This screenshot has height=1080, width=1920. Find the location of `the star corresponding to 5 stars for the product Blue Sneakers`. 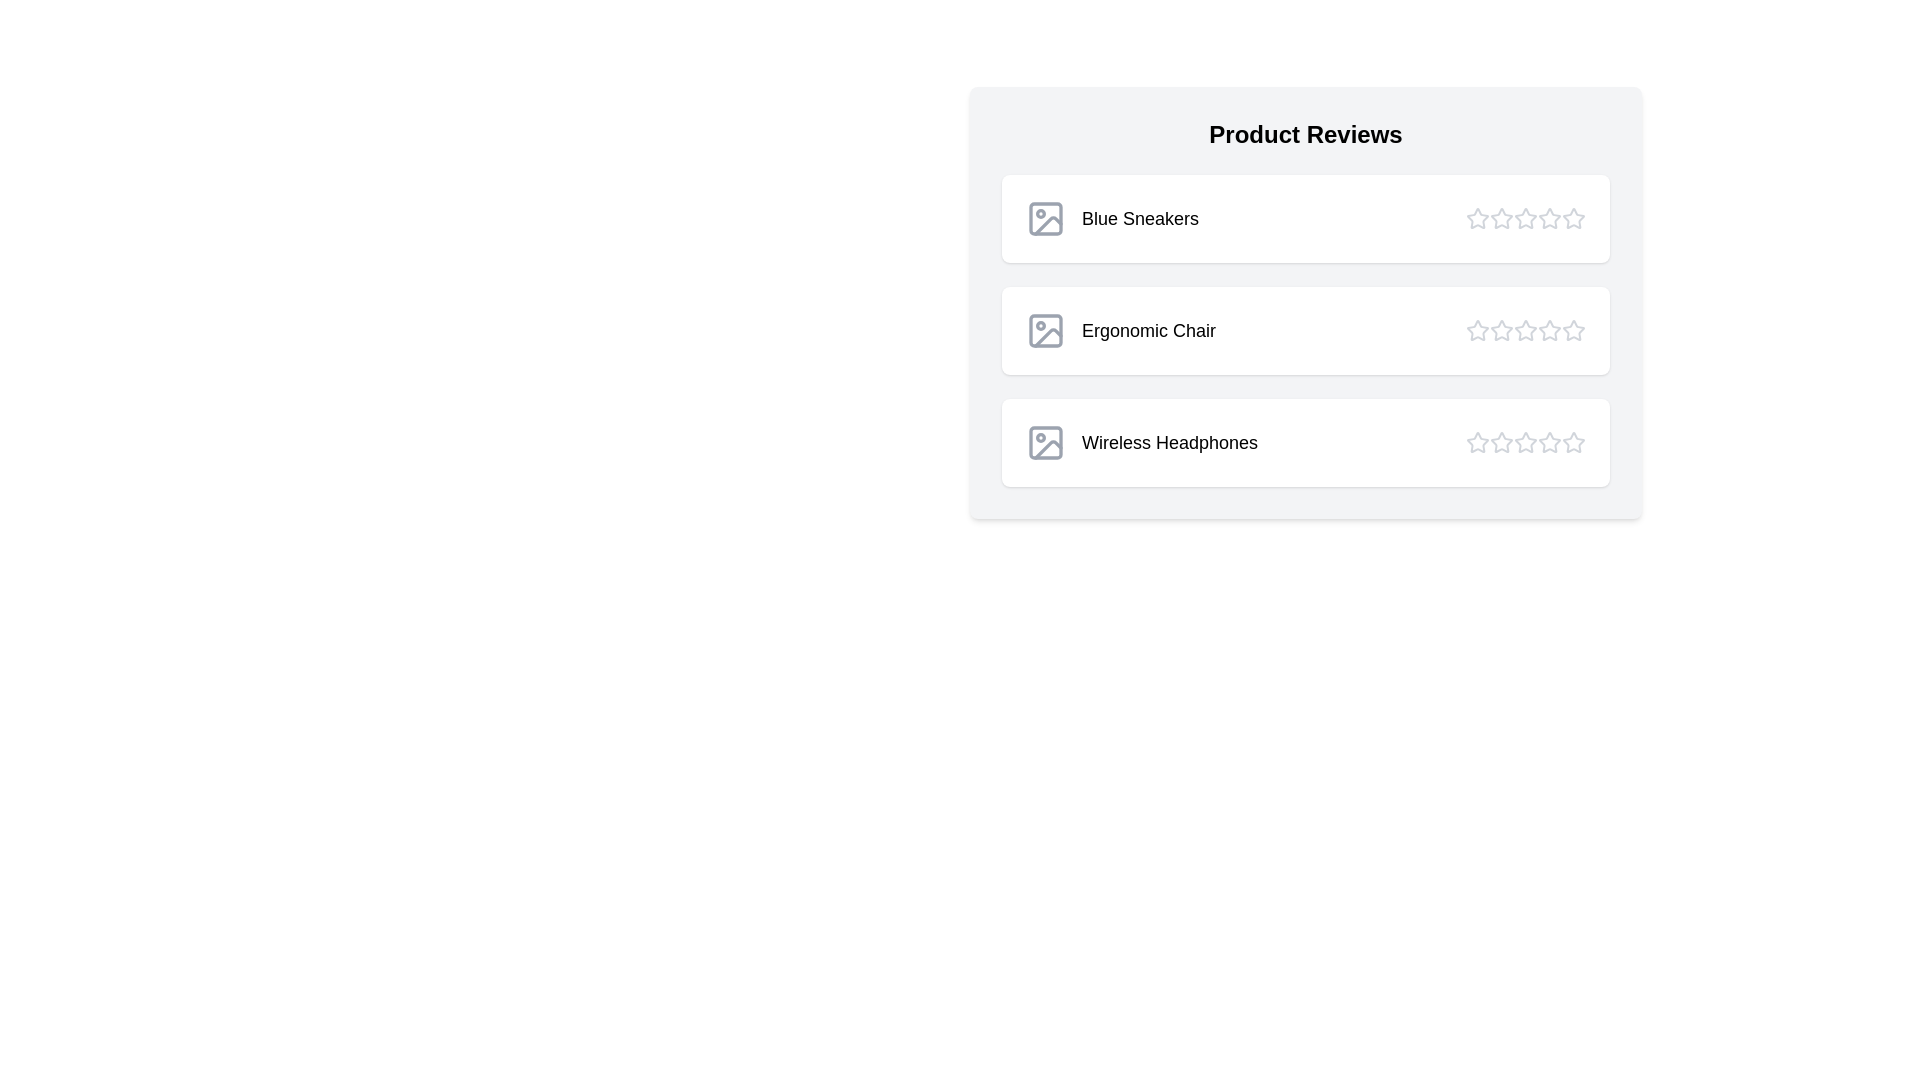

the star corresponding to 5 stars for the product Blue Sneakers is located at coordinates (1573, 219).